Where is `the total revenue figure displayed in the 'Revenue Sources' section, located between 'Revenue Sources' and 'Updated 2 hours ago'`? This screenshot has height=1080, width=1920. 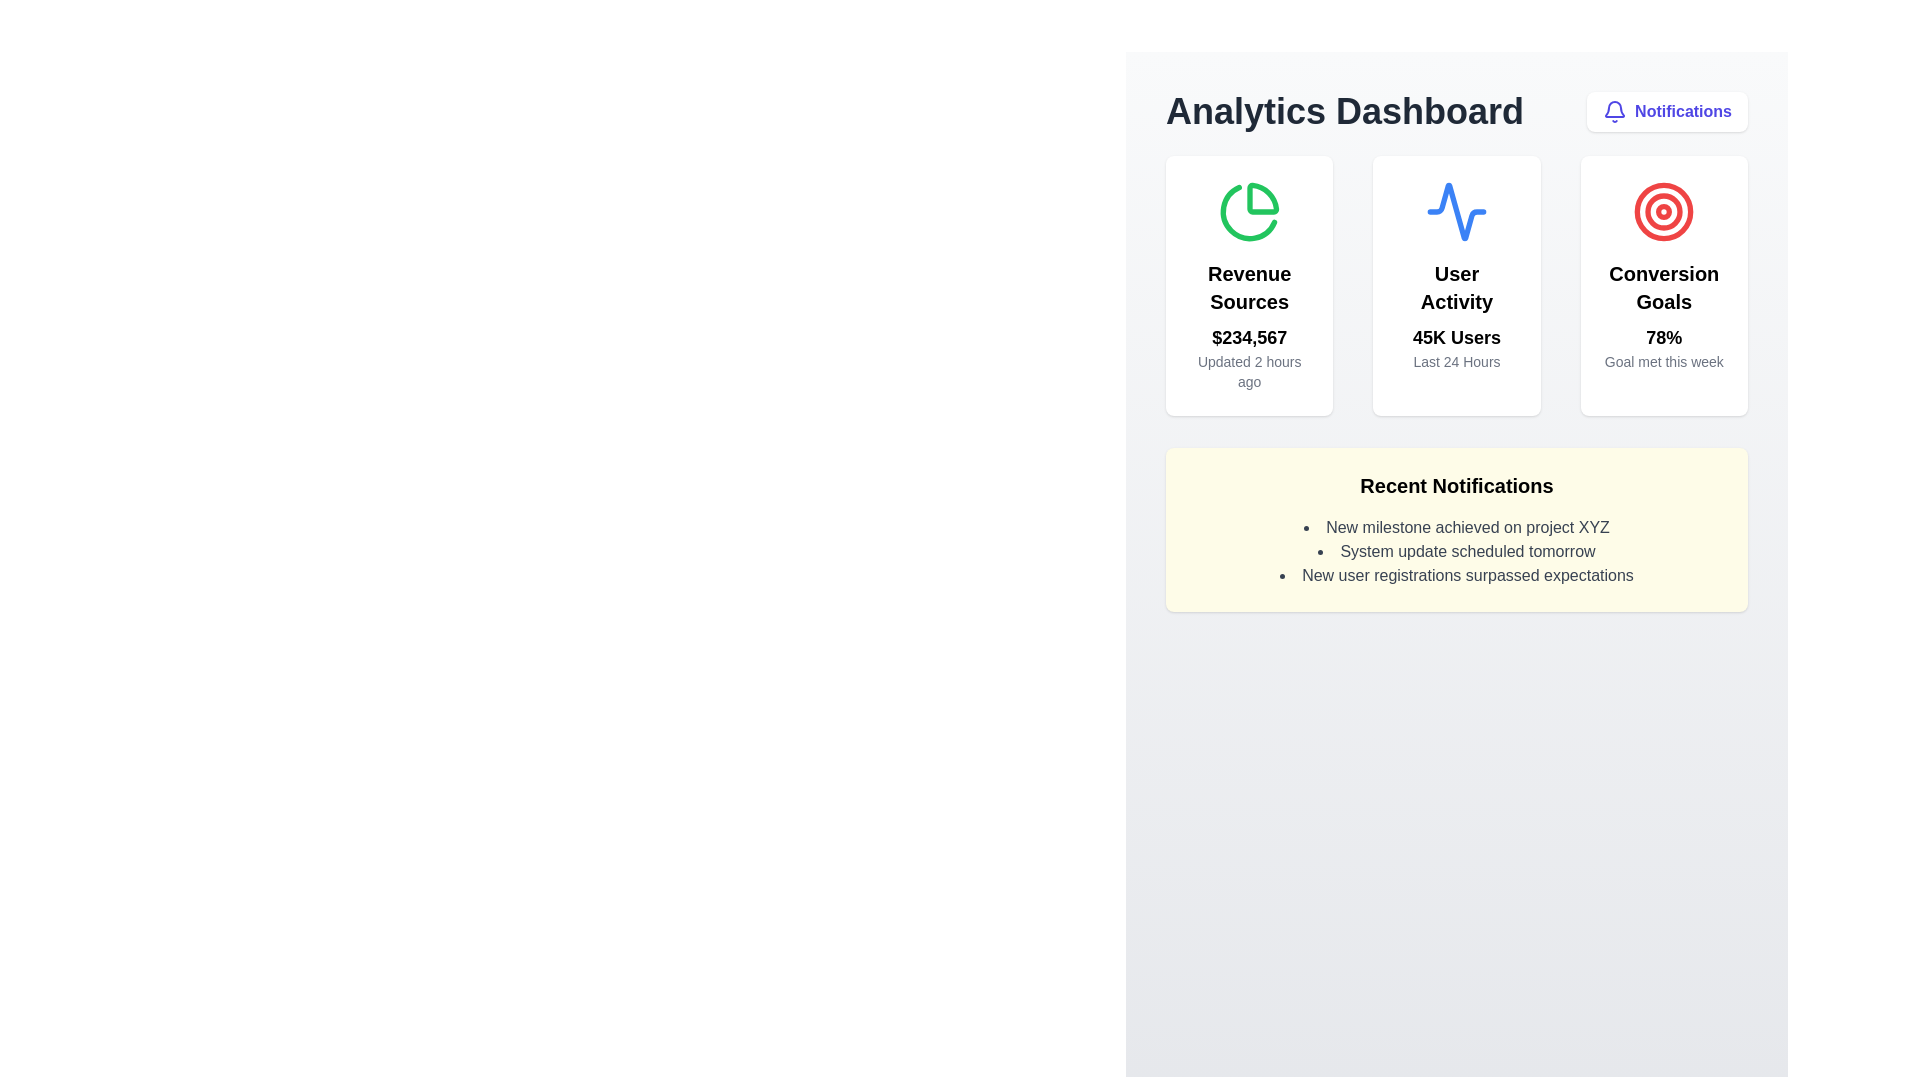
the total revenue figure displayed in the 'Revenue Sources' section, located between 'Revenue Sources' and 'Updated 2 hours ago' is located at coordinates (1248, 337).